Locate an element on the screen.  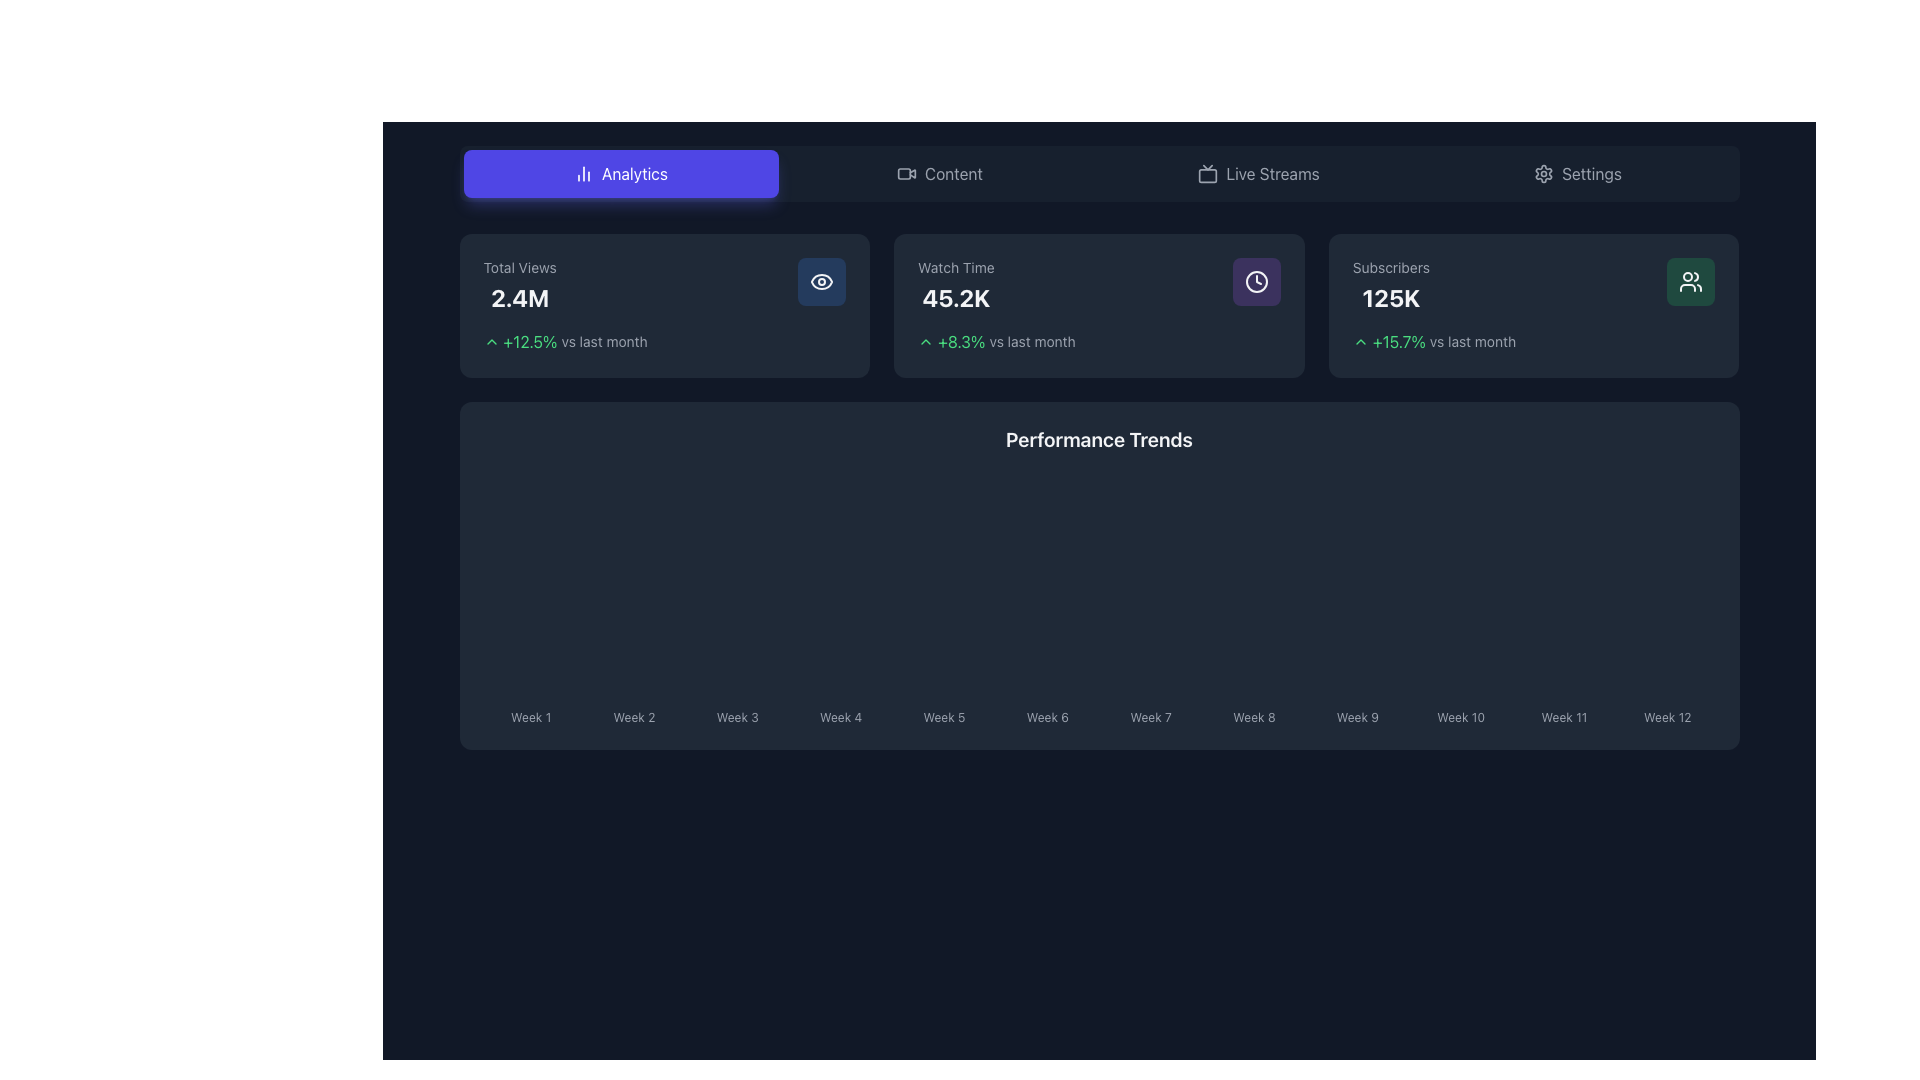
the Text Label showing the statistical percentage growth value related to 'Subscribers', positioned below the 'Subscribers' label and before 'vs last month' is located at coordinates (1398, 341).